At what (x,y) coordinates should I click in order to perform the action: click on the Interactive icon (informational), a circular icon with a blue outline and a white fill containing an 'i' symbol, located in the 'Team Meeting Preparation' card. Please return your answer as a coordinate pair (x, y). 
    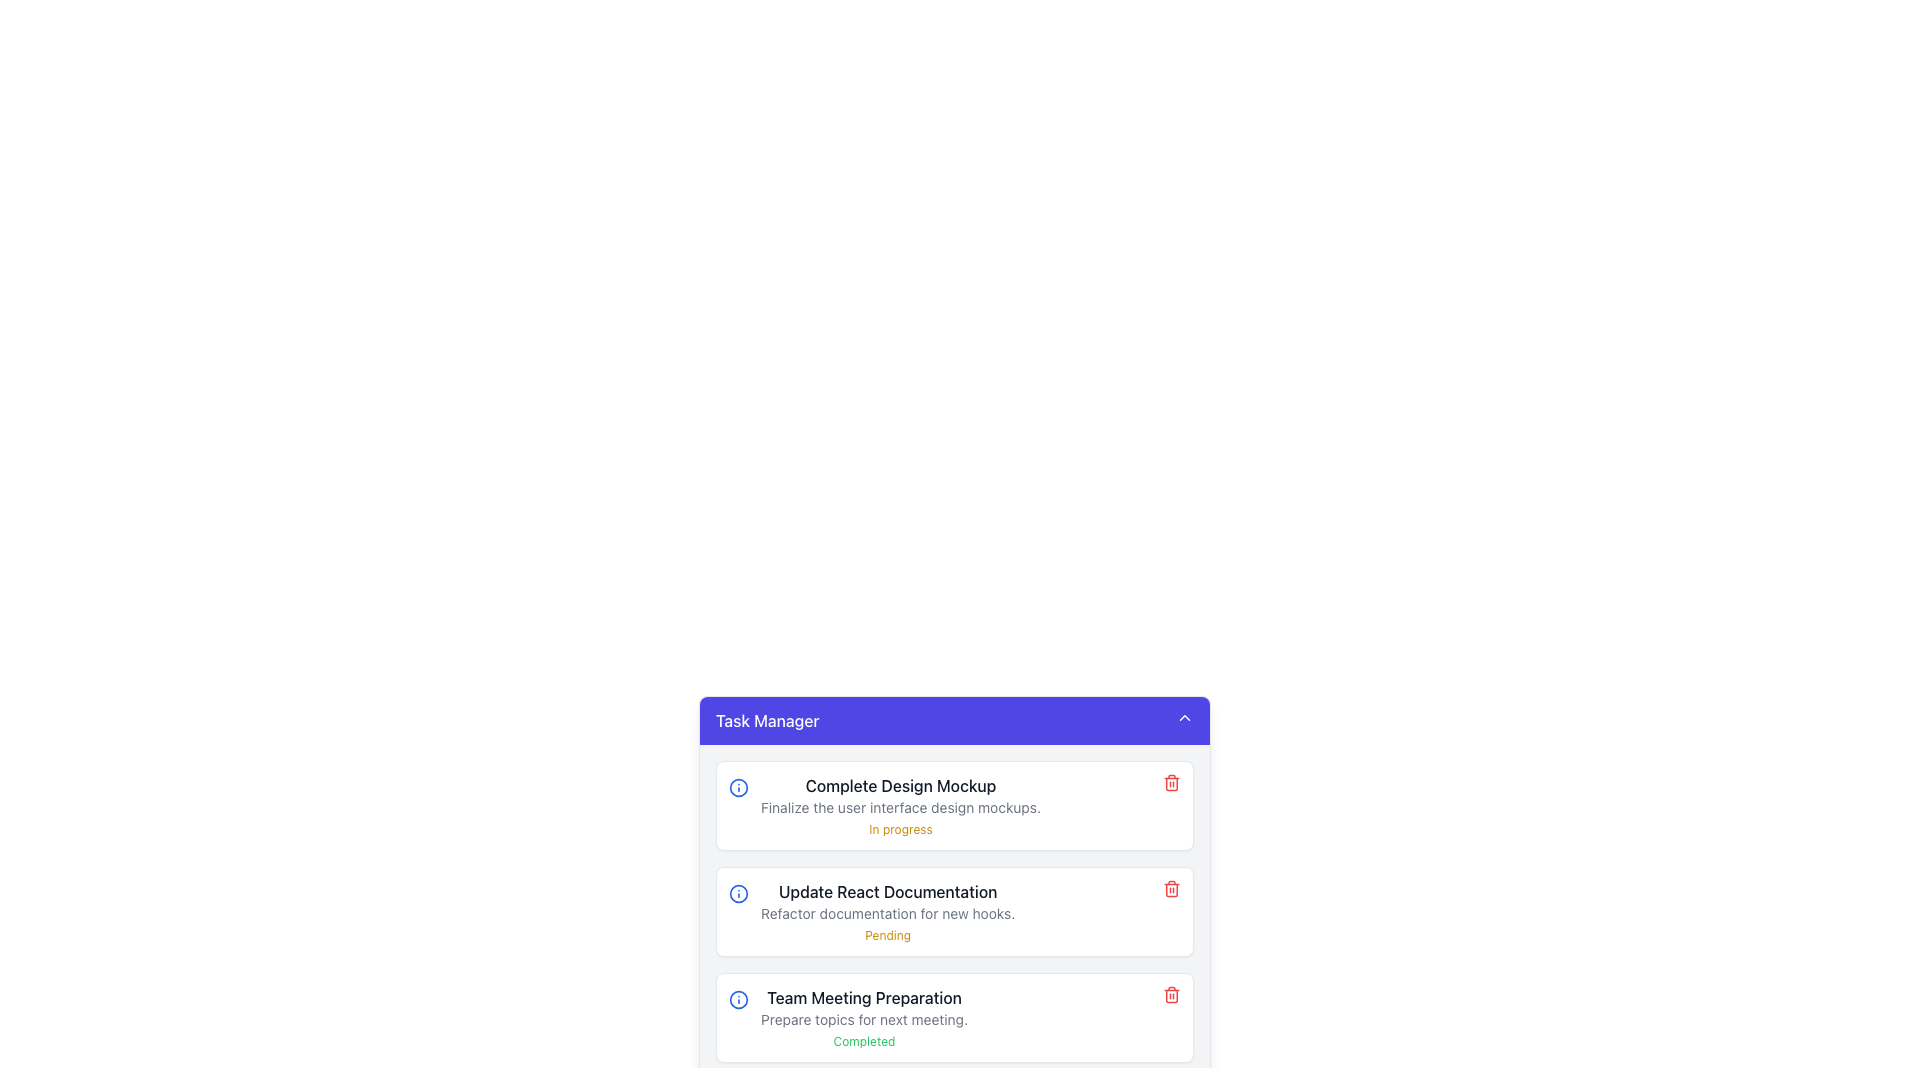
    Looking at the image, I should click on (738, 999).